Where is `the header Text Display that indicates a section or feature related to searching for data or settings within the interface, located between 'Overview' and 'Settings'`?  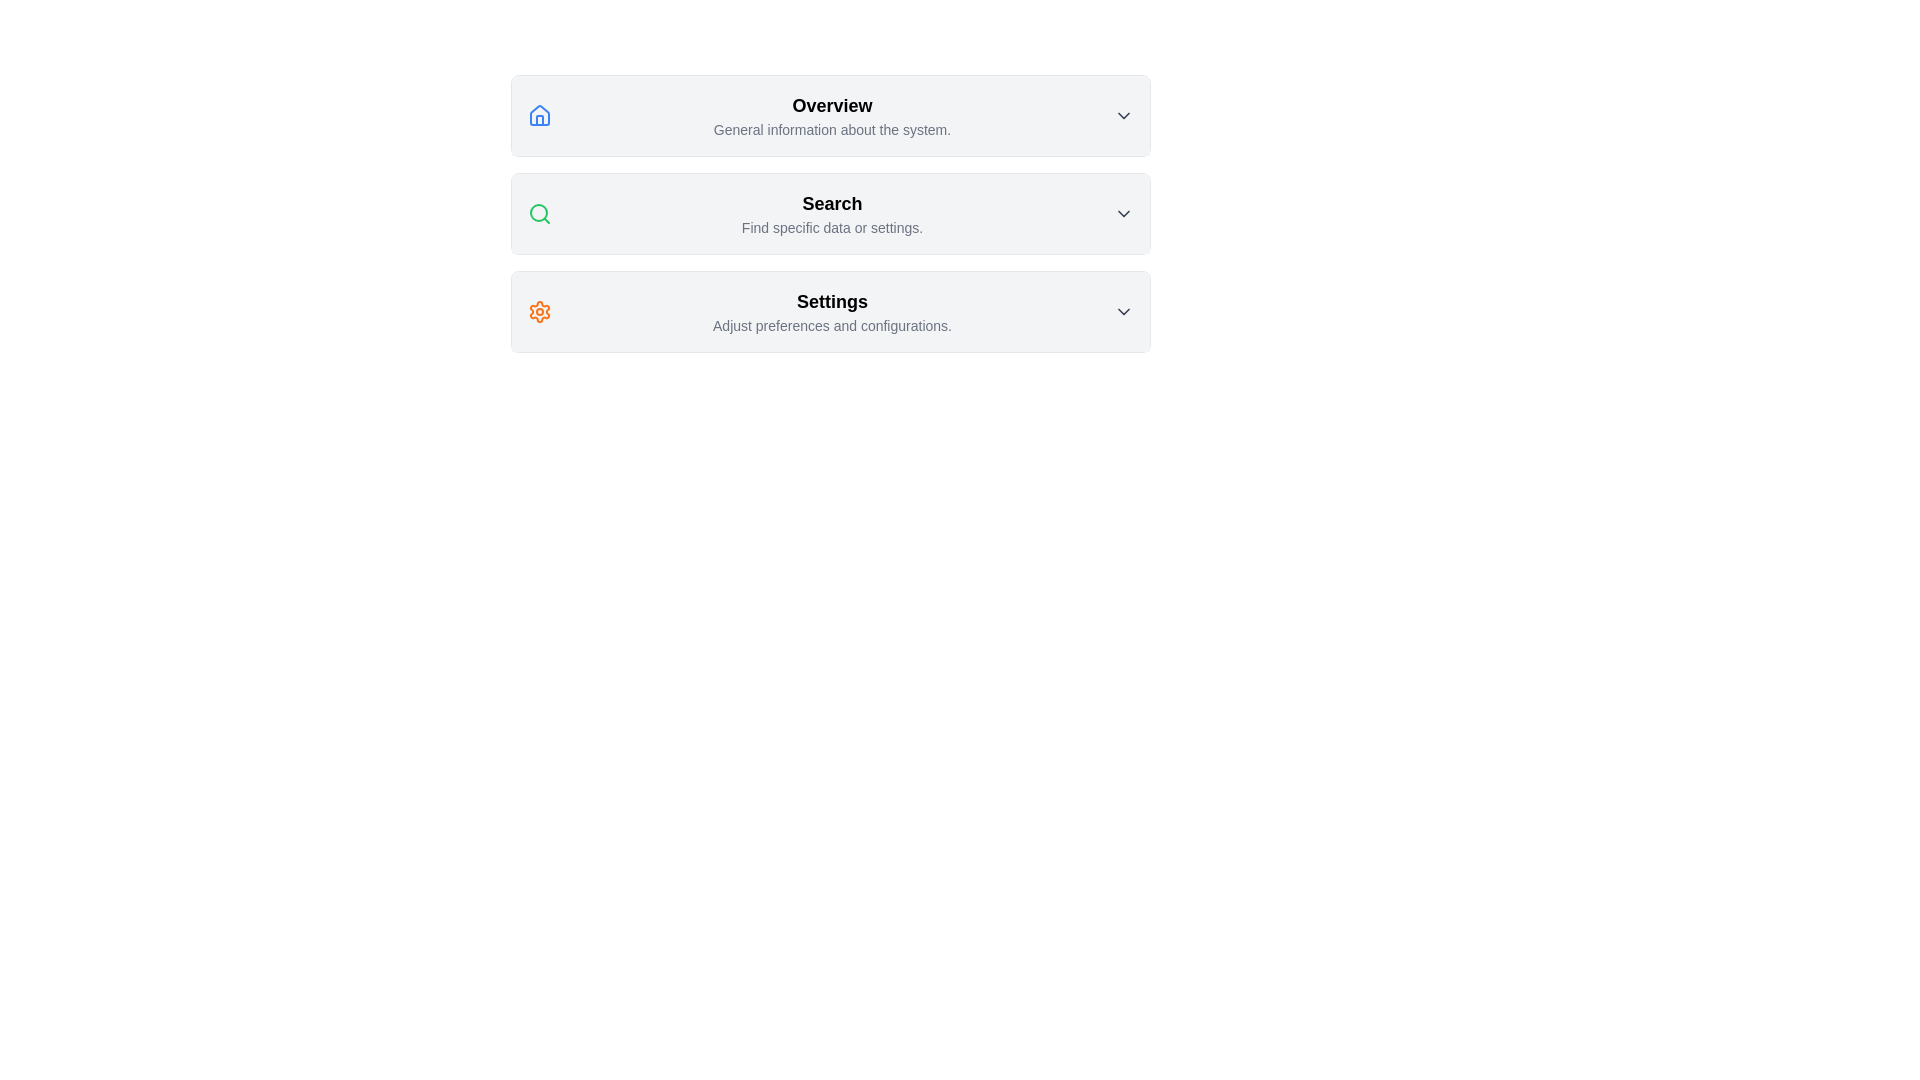 the header Text Display that indicates a section or feature related to searching for data or settings within the interface, located between 'Overview' and 'Settings' is located at coordinates (832, 213).